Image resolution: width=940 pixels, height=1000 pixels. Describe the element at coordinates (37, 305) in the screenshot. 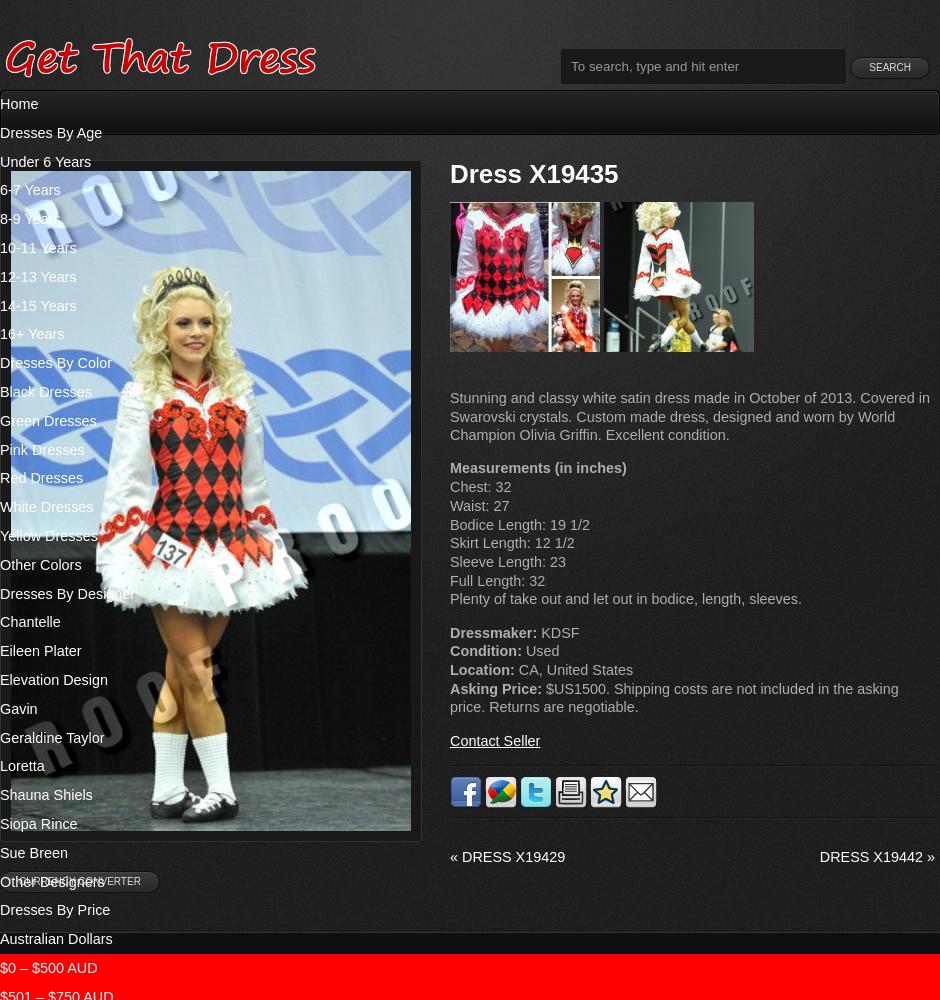

I see `'14-15 Years'` at that location.